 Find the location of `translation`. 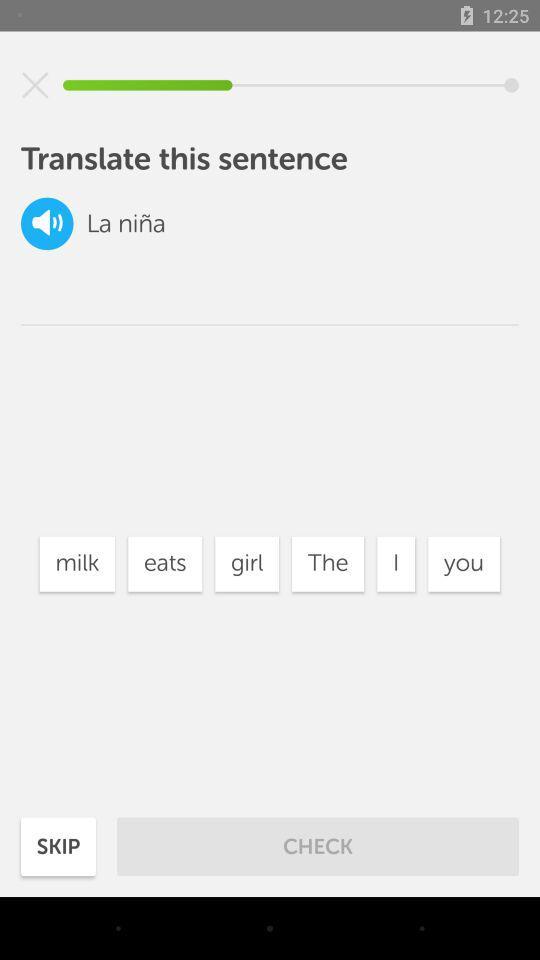

translation is located at coordinates (47, 223).